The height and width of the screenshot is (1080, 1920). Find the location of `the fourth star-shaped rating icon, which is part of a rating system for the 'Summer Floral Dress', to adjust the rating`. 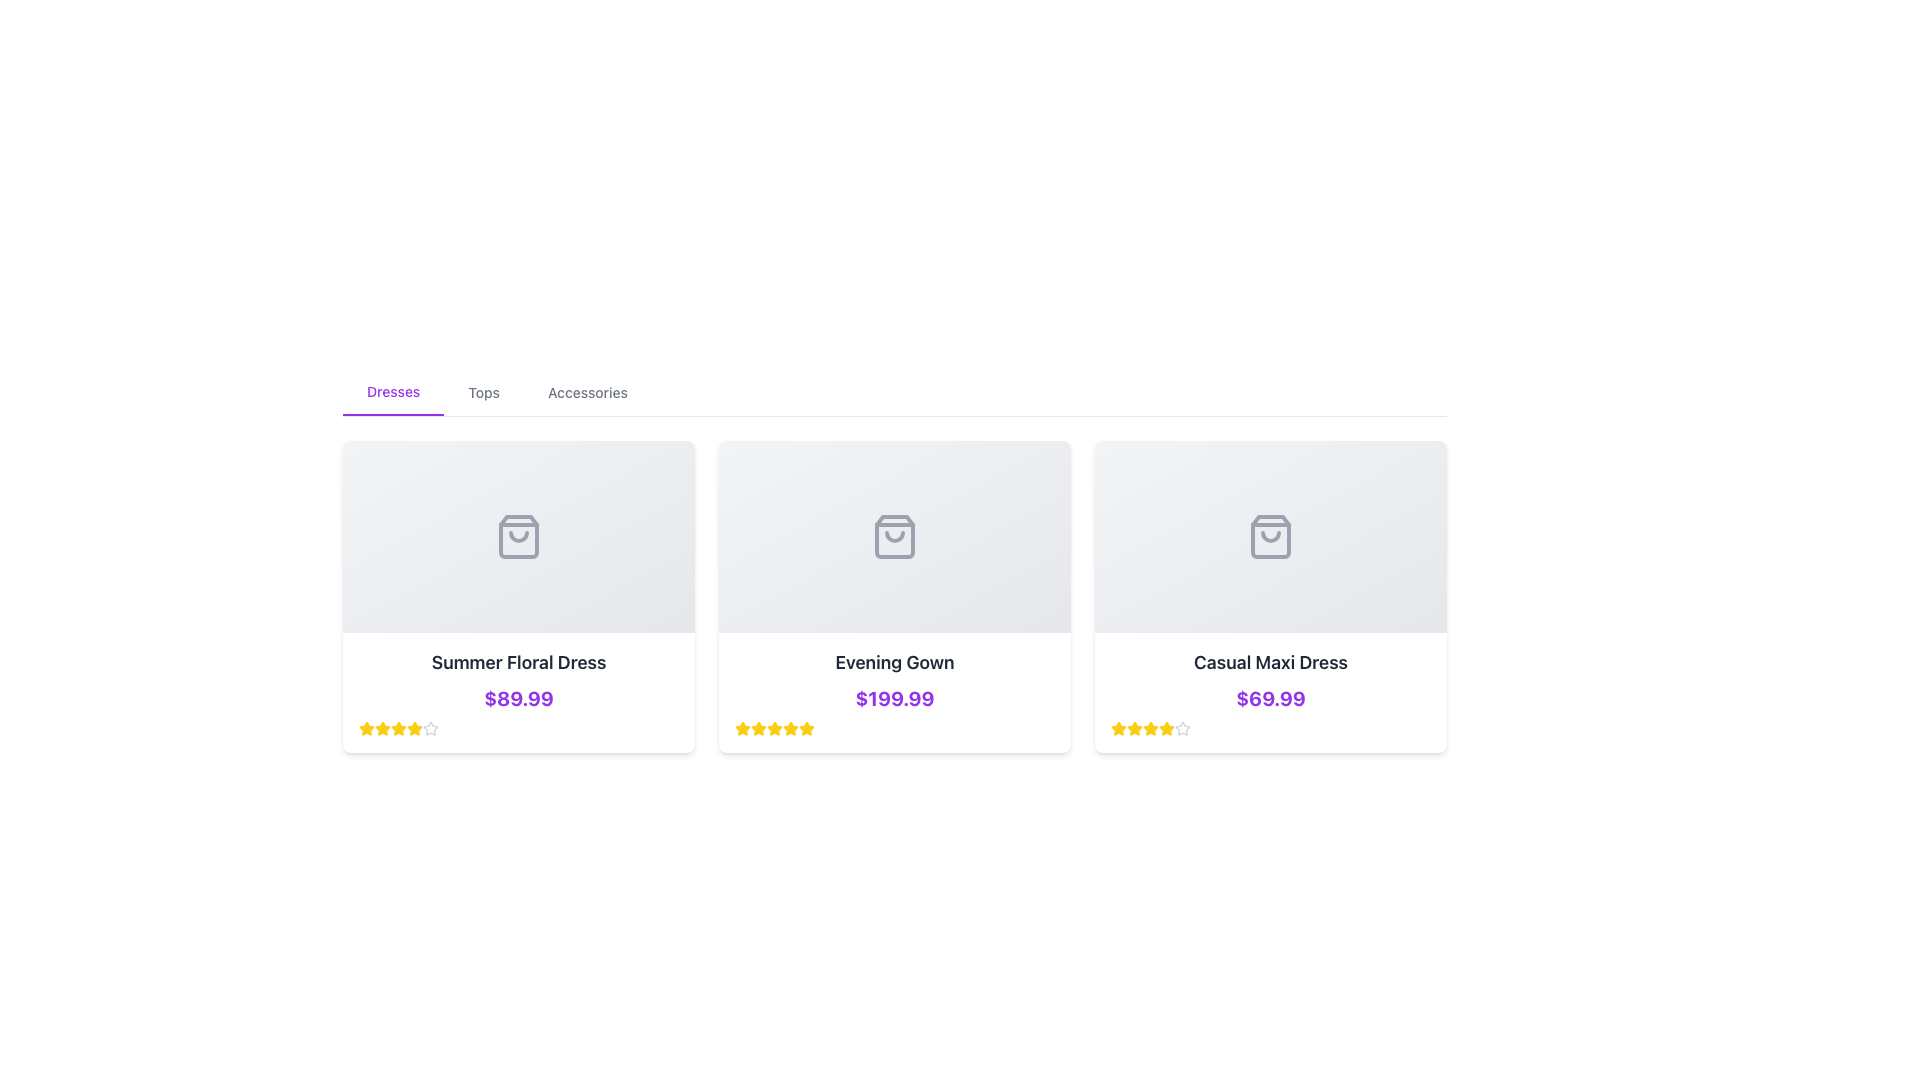

the fourth star-shaped rating icon, which is part of a rating system for the 'Summer Floral Dress', to adjust the rating is located at coordinates (366, 728).